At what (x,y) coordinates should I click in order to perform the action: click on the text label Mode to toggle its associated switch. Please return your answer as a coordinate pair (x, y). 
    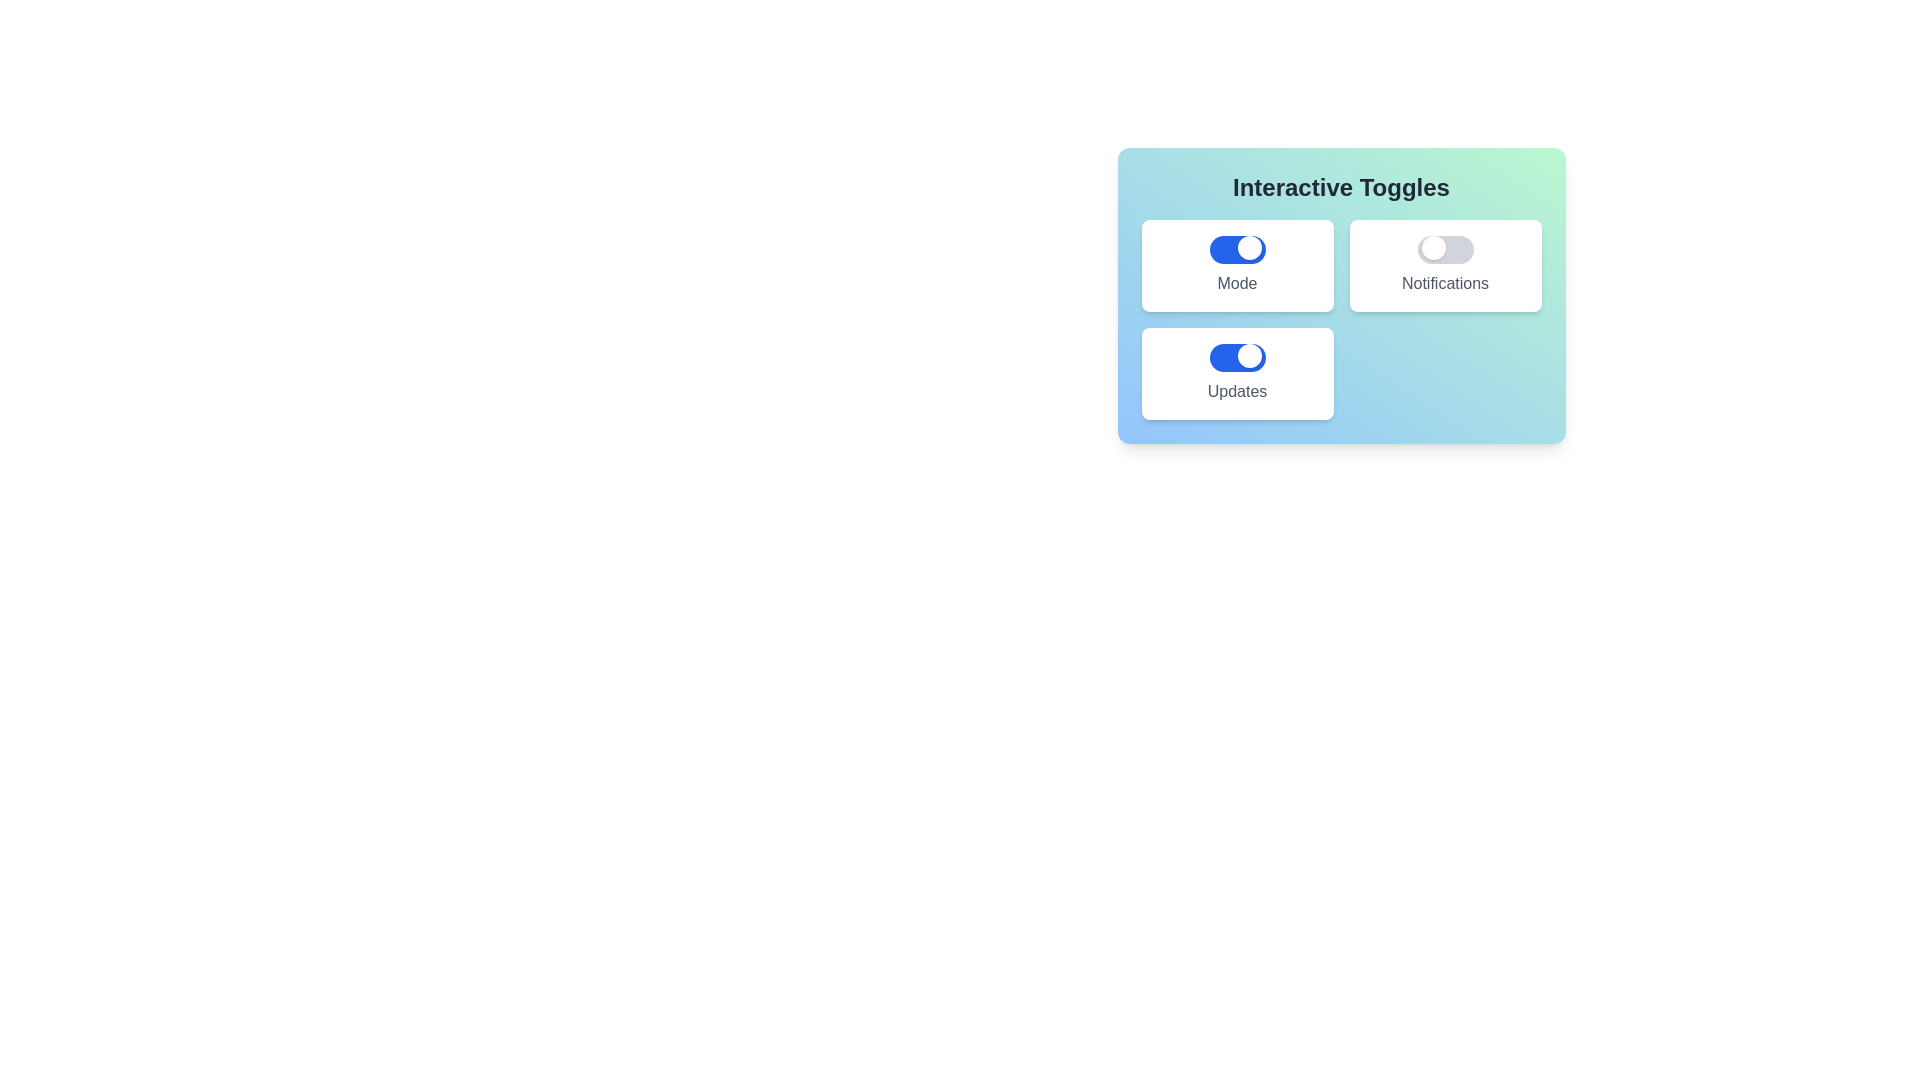
    Looking at the image, I should click on (1236, 284).